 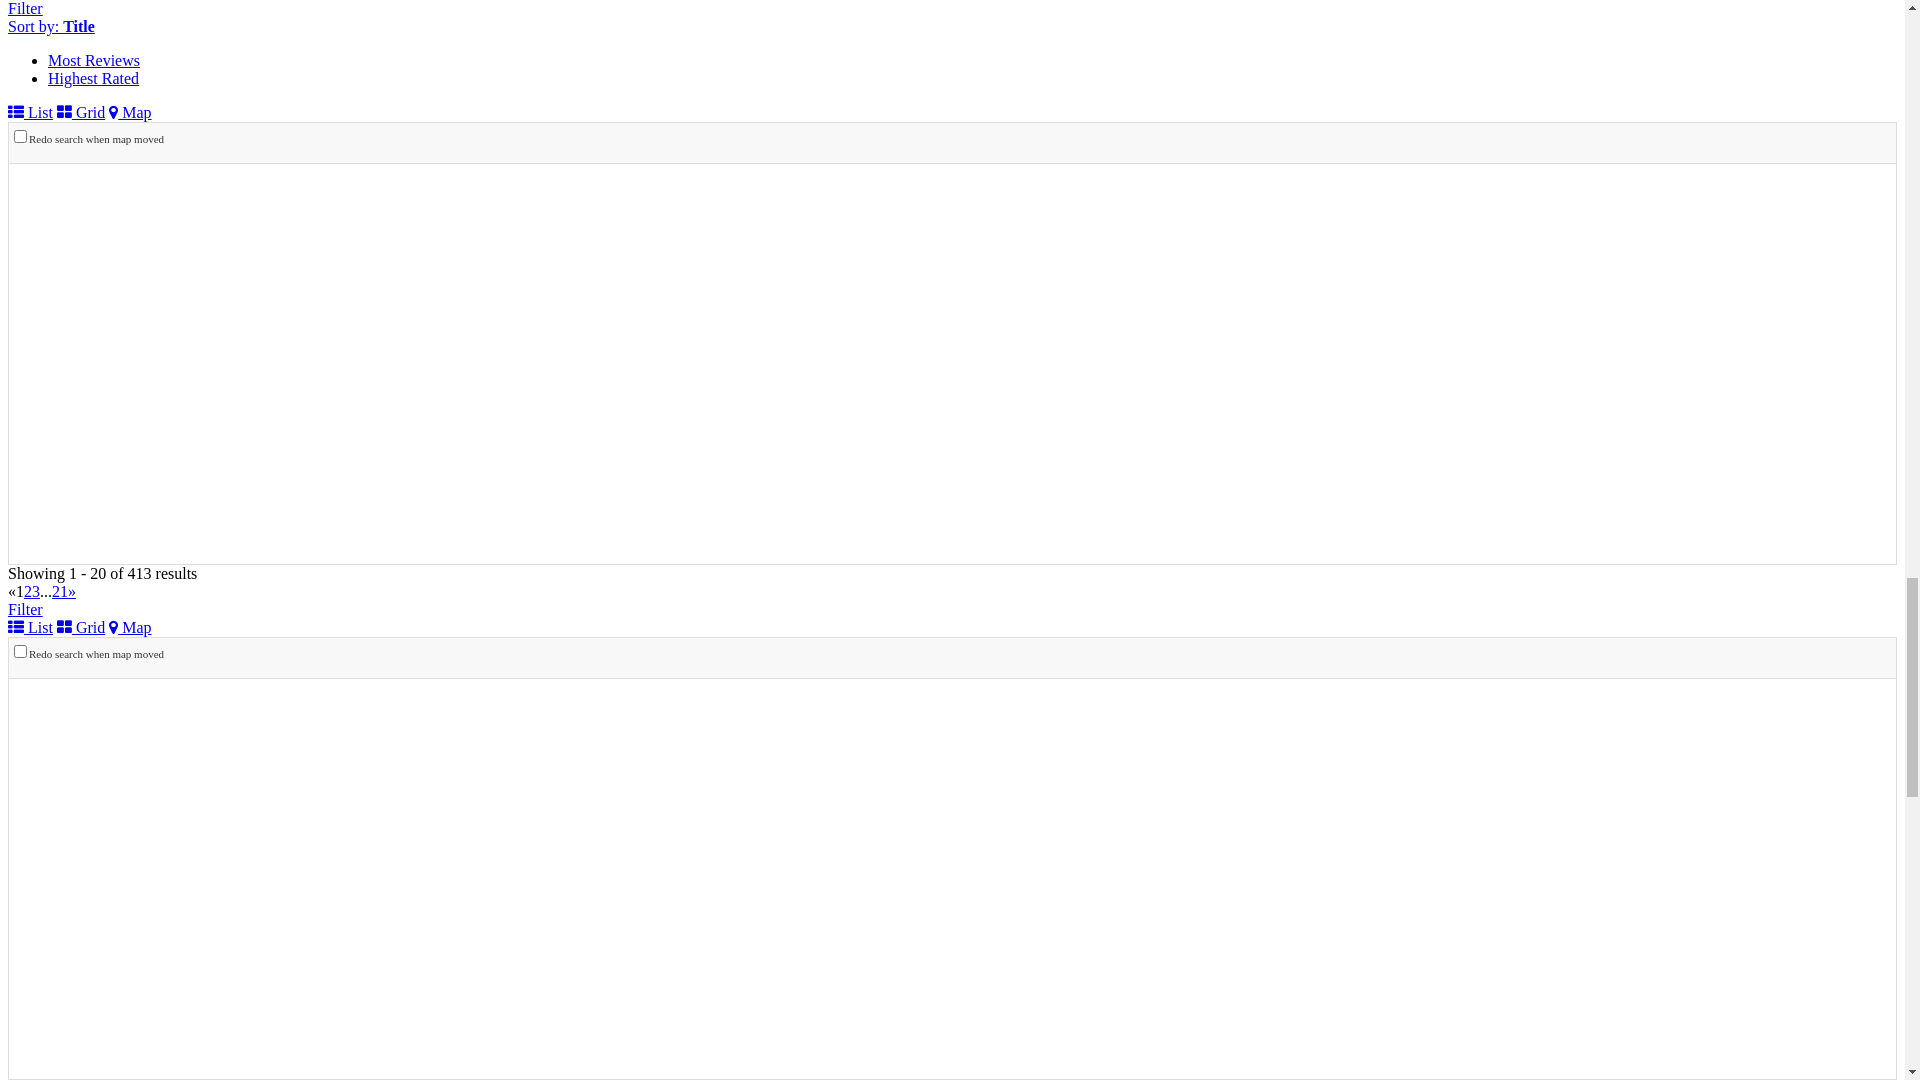 What do you see at coordinates (102, 586) in the screenshot?
I see `'How'` at bounding box center [102, 586].